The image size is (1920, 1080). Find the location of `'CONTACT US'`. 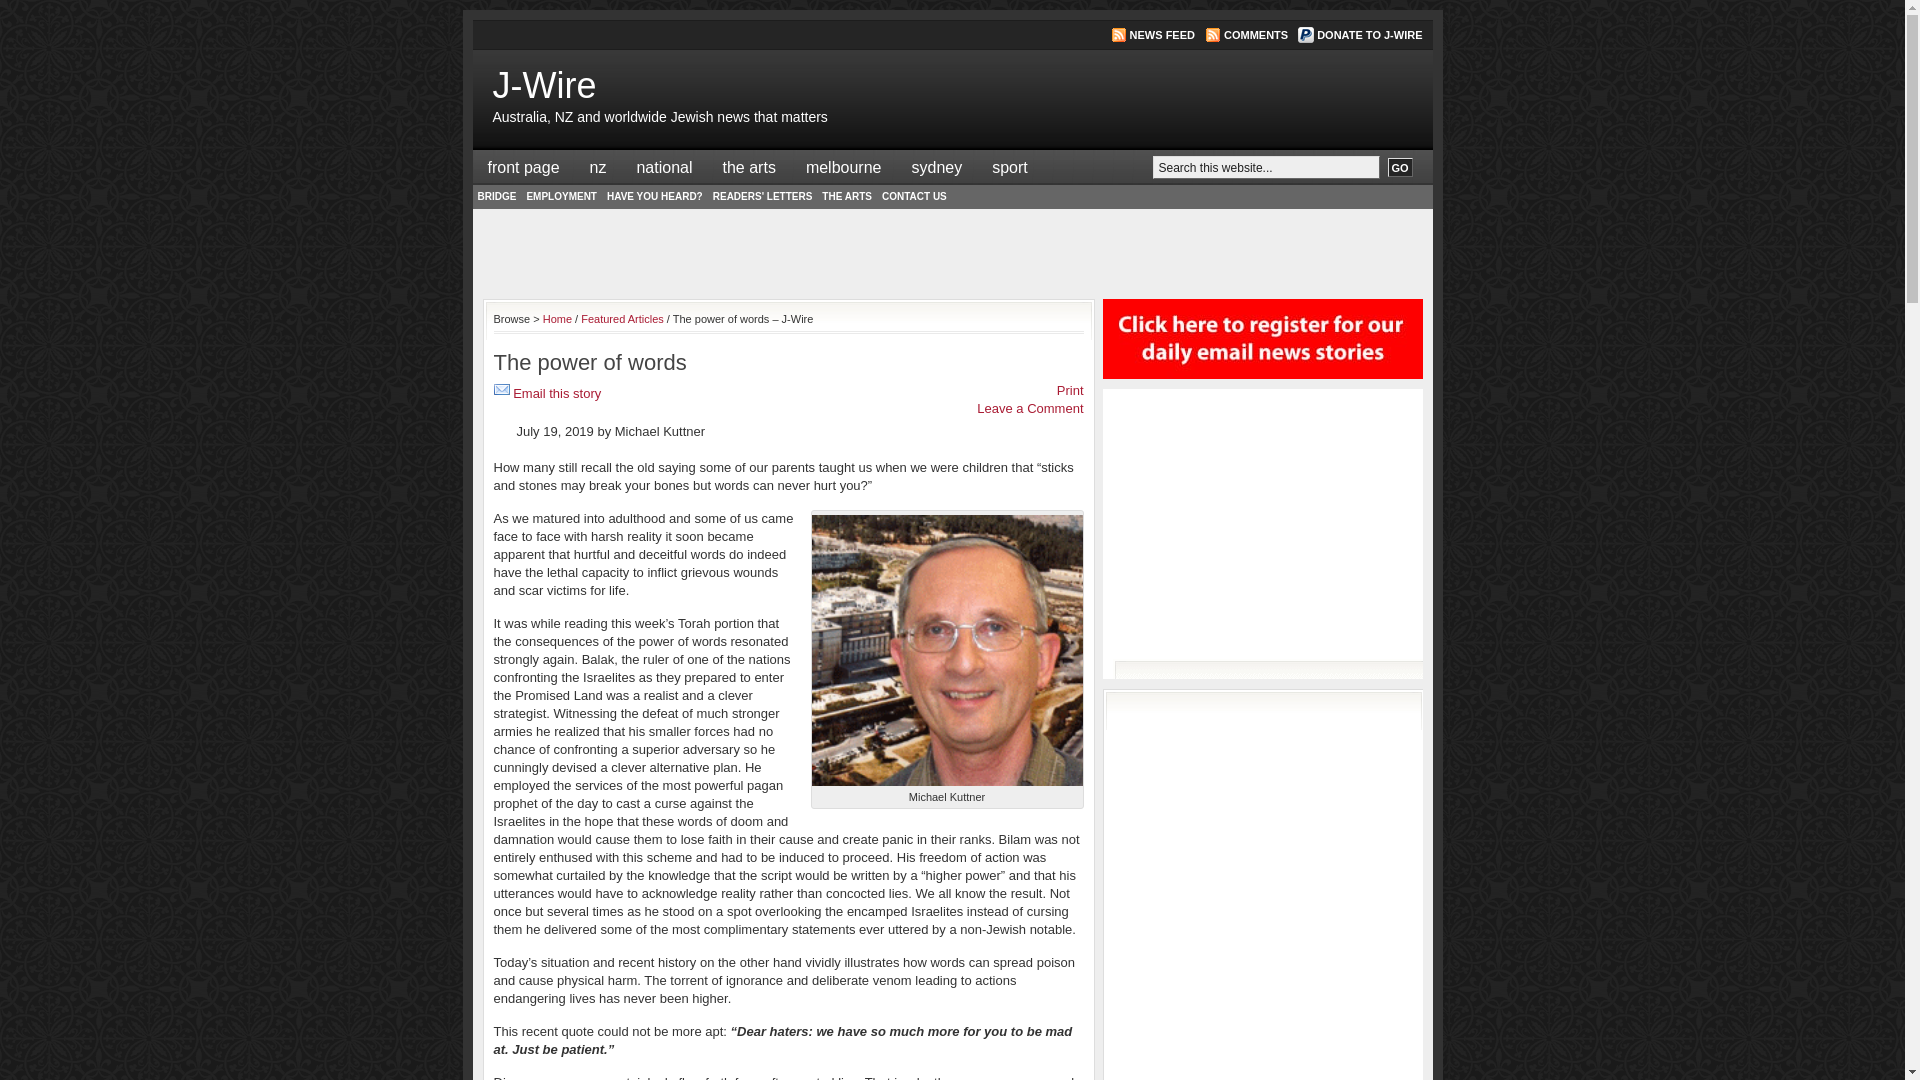

'CONTACT US' is located at coordinates (913, 196).